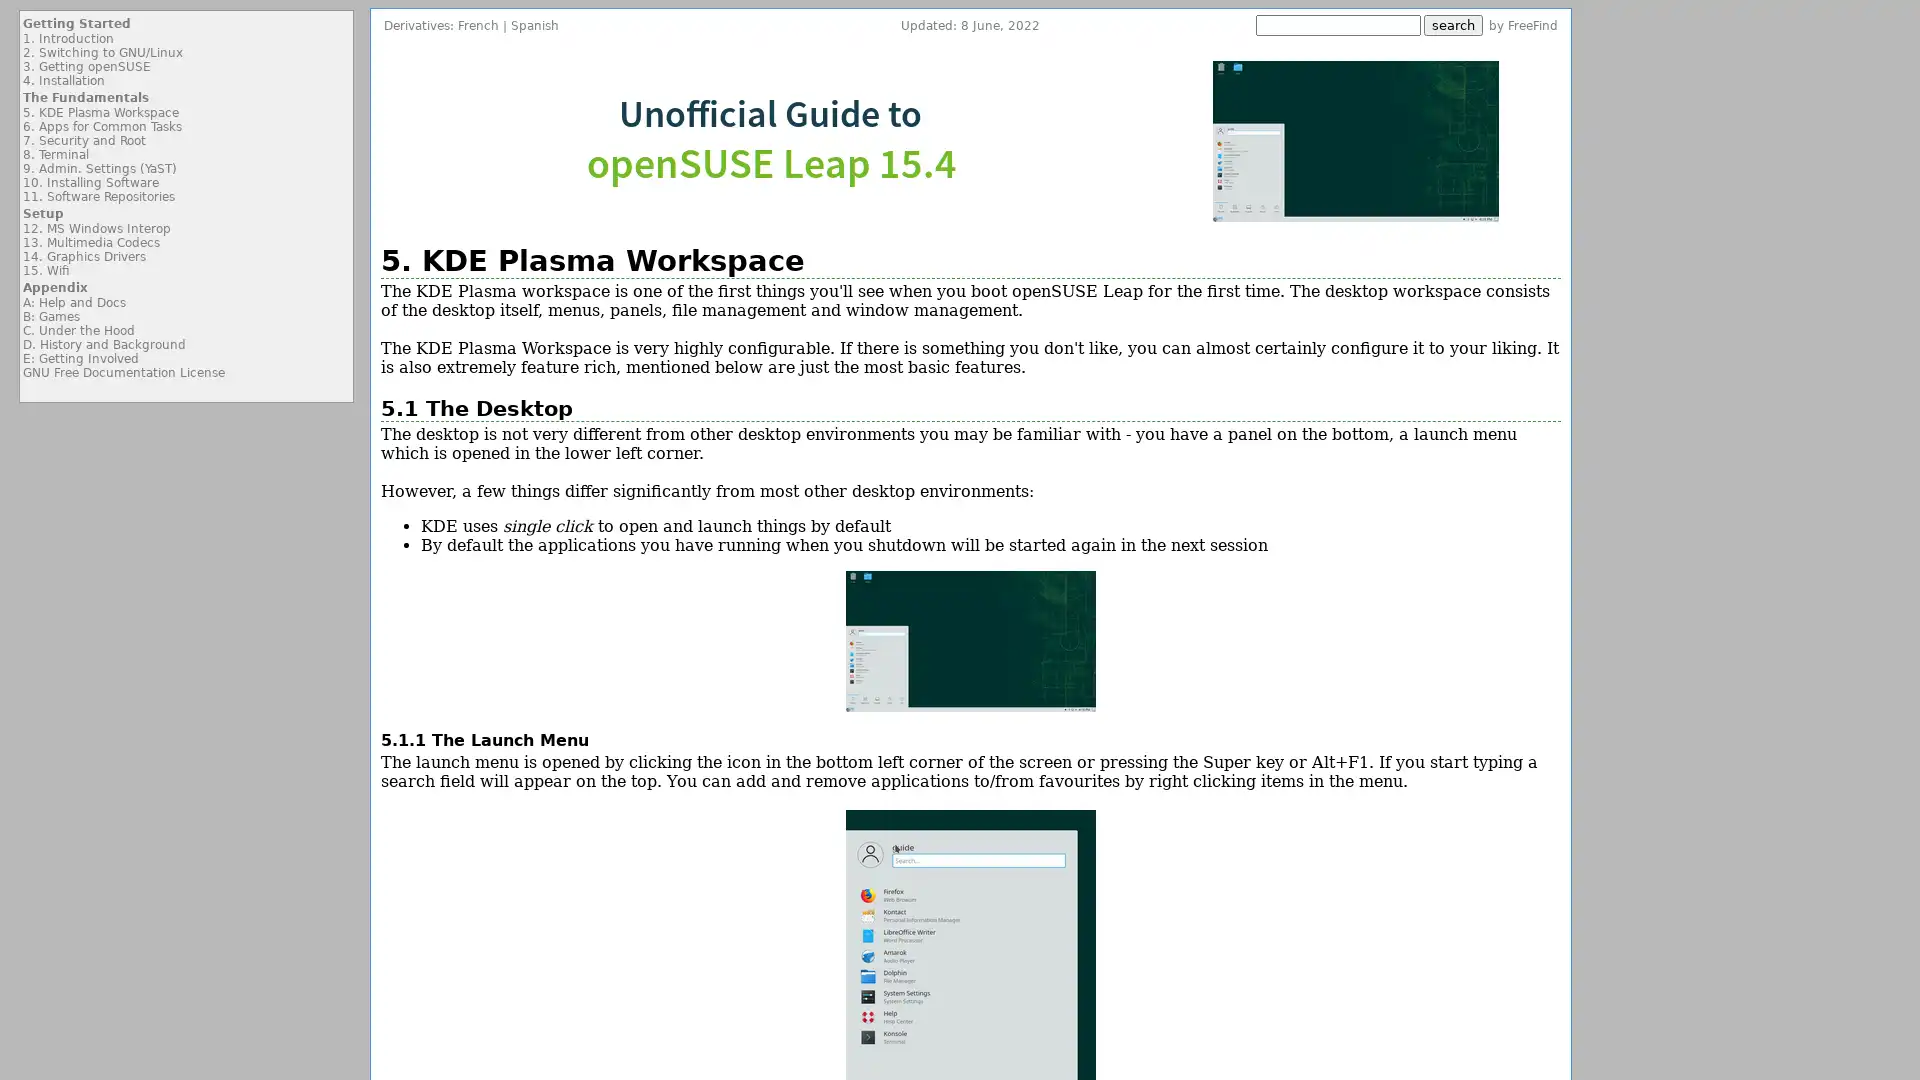 The width and height of the screenshot is (1920, 1080). I want to click on search, so click(1453, 25).